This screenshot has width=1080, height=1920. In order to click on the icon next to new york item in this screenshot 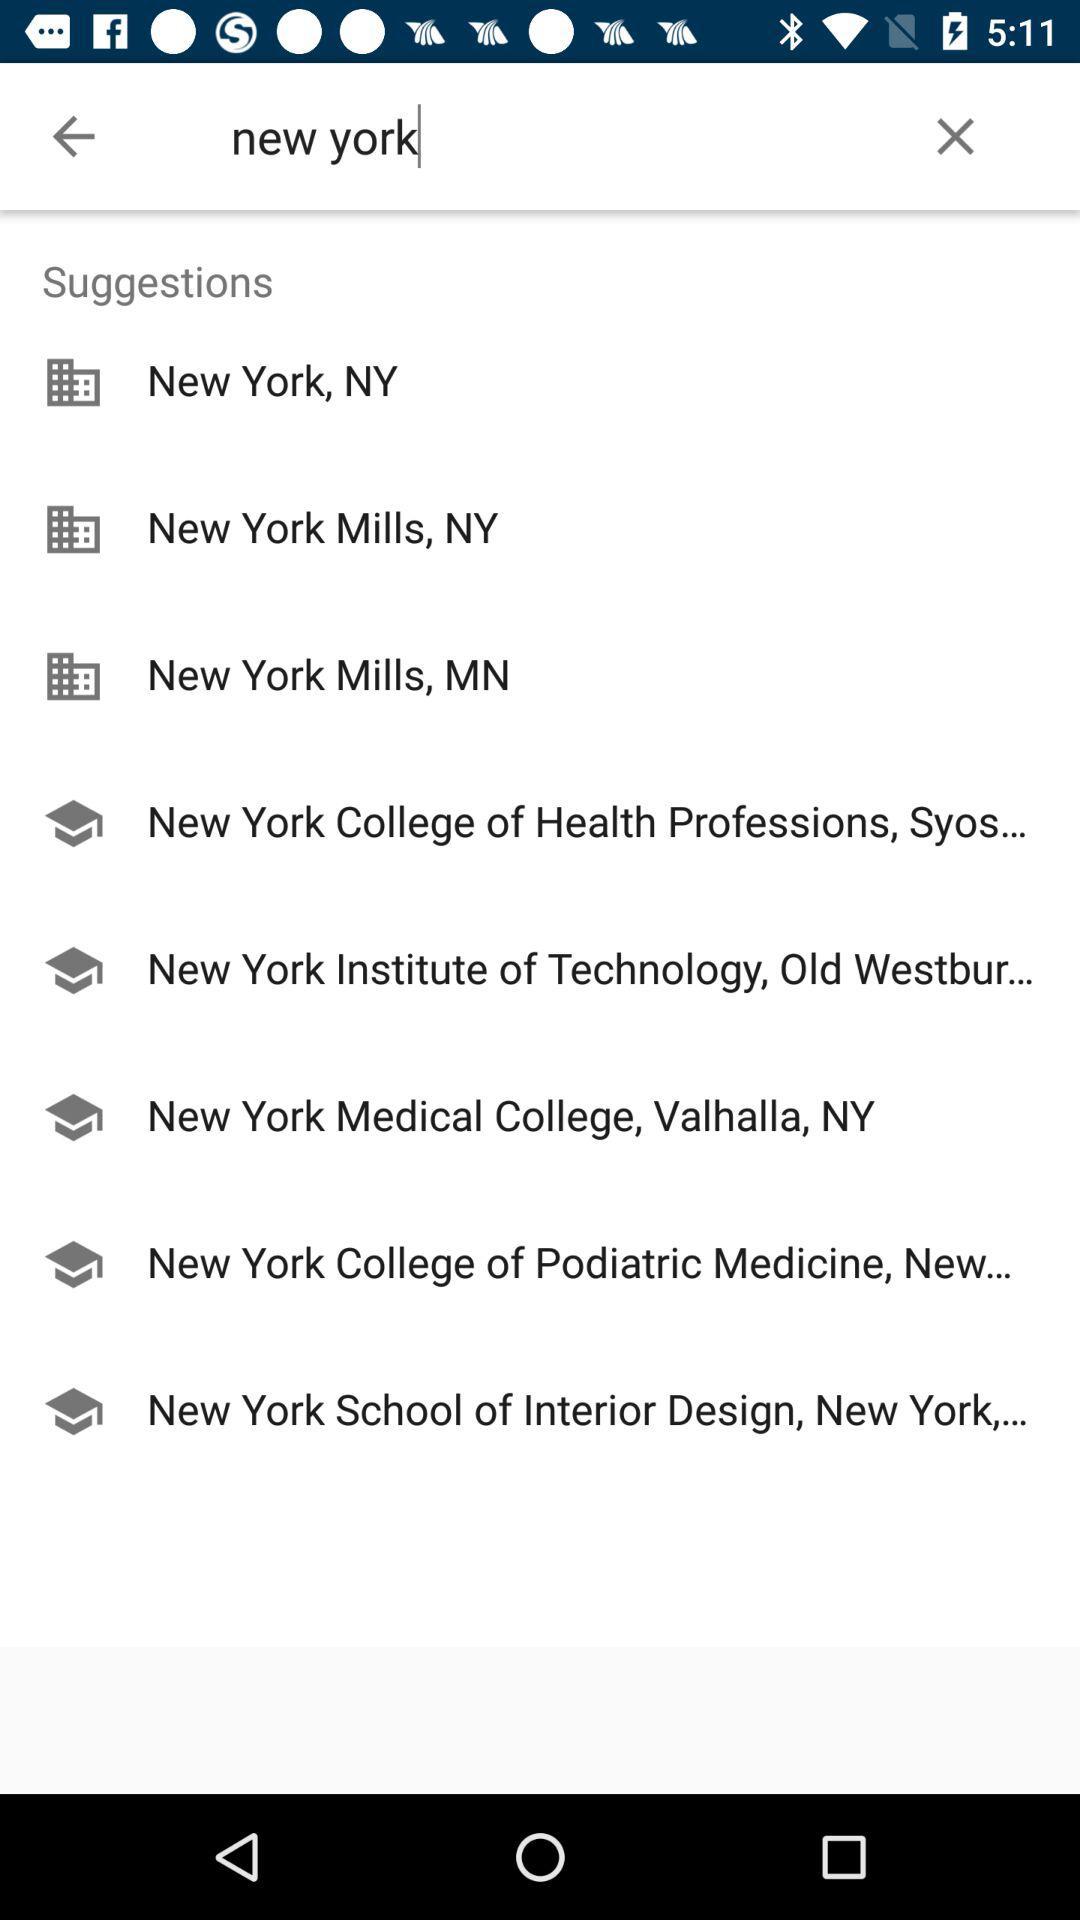, I will do `click(72, 135)`.